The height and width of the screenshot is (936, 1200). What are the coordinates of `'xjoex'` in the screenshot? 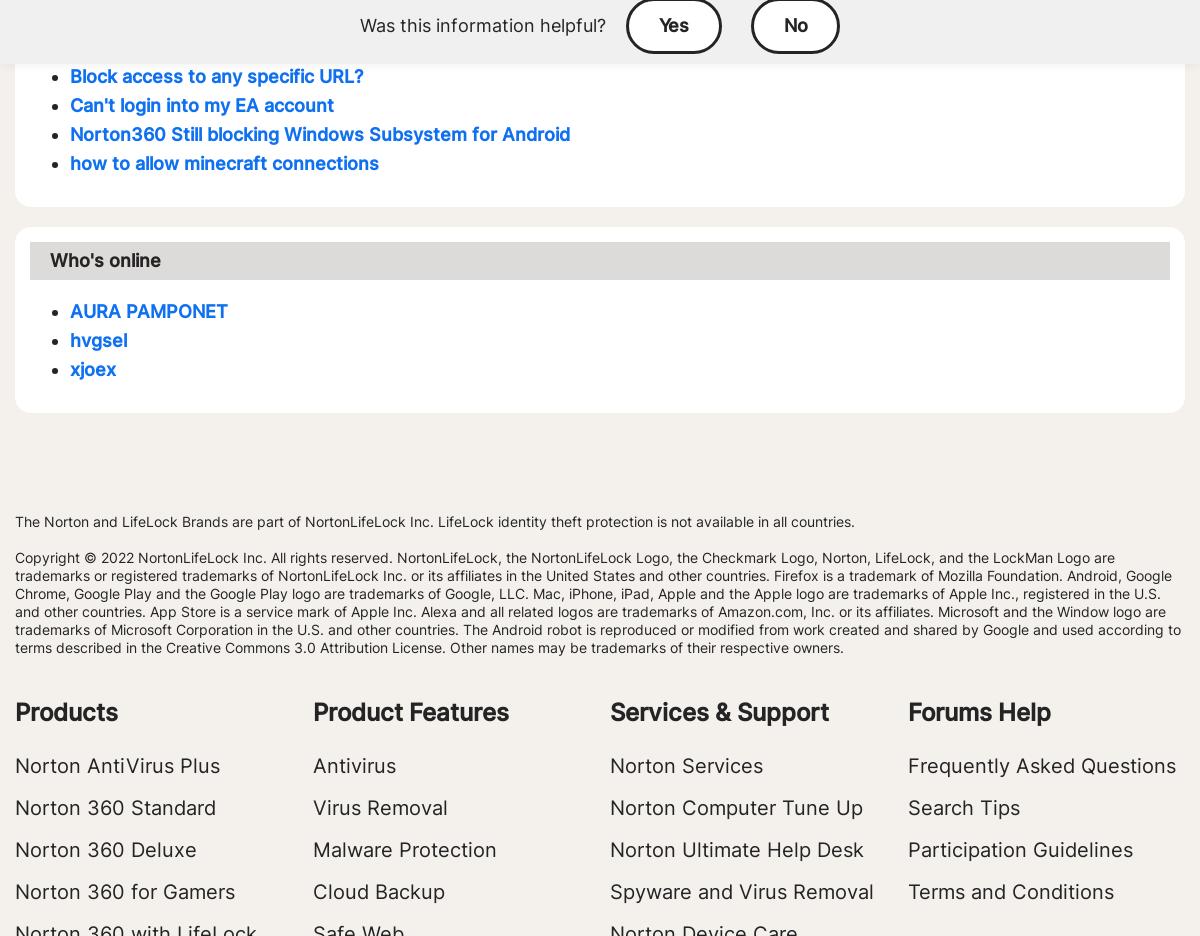 It's located at (93, 369).